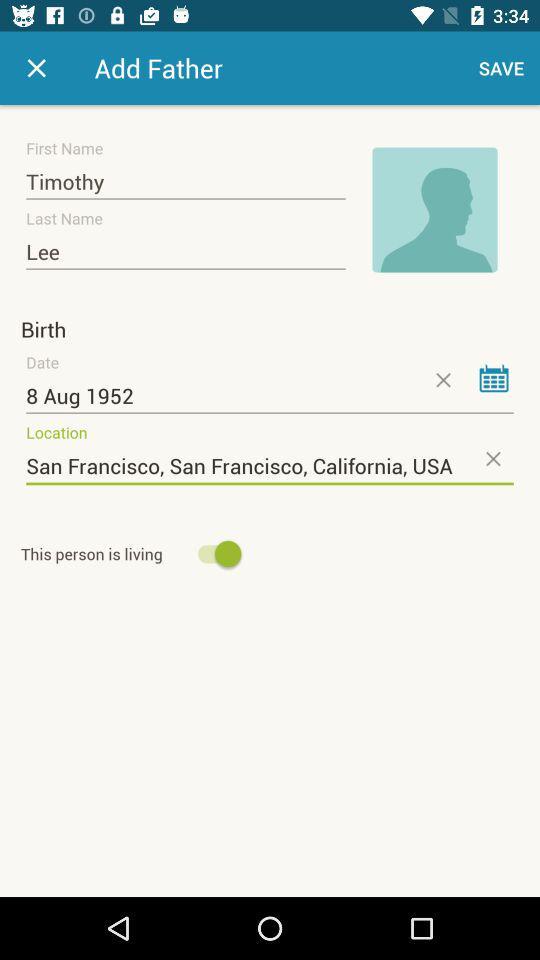  What do you see at coordinates (36, 68) in the screenshot?
I see `app to the left of the add father` at bounding box center [36, 68].